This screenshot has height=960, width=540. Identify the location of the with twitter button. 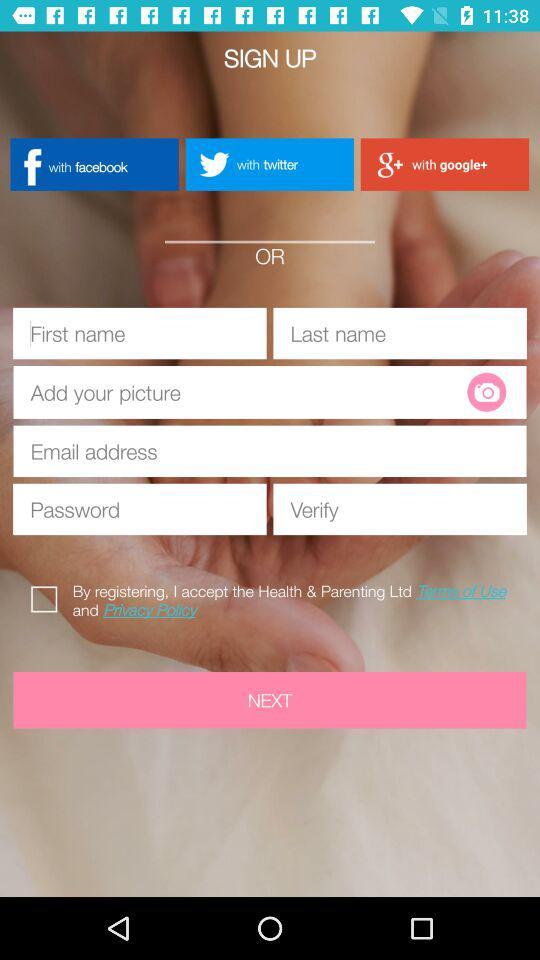
(269, 163).